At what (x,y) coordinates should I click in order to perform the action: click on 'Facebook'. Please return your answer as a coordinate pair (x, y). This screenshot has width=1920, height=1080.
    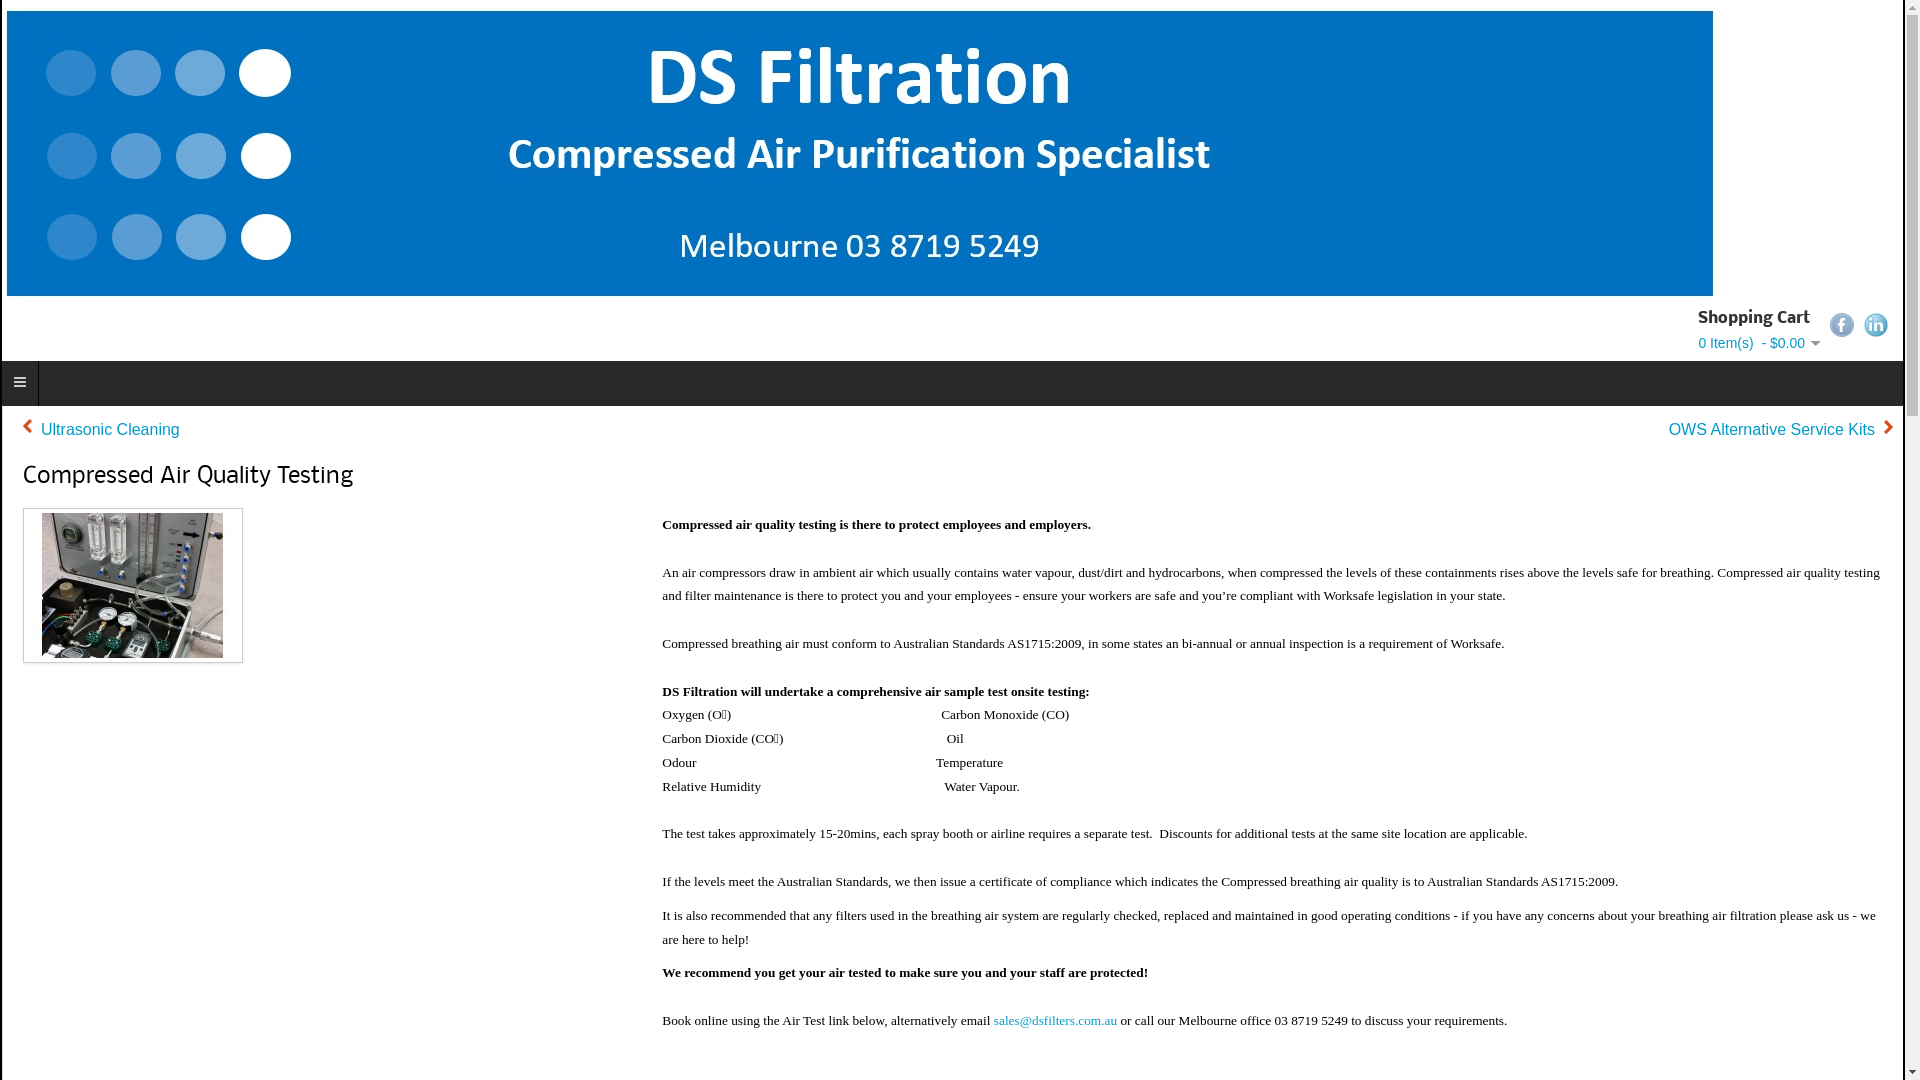
    Looking at the image, I should click on (1841, 323).